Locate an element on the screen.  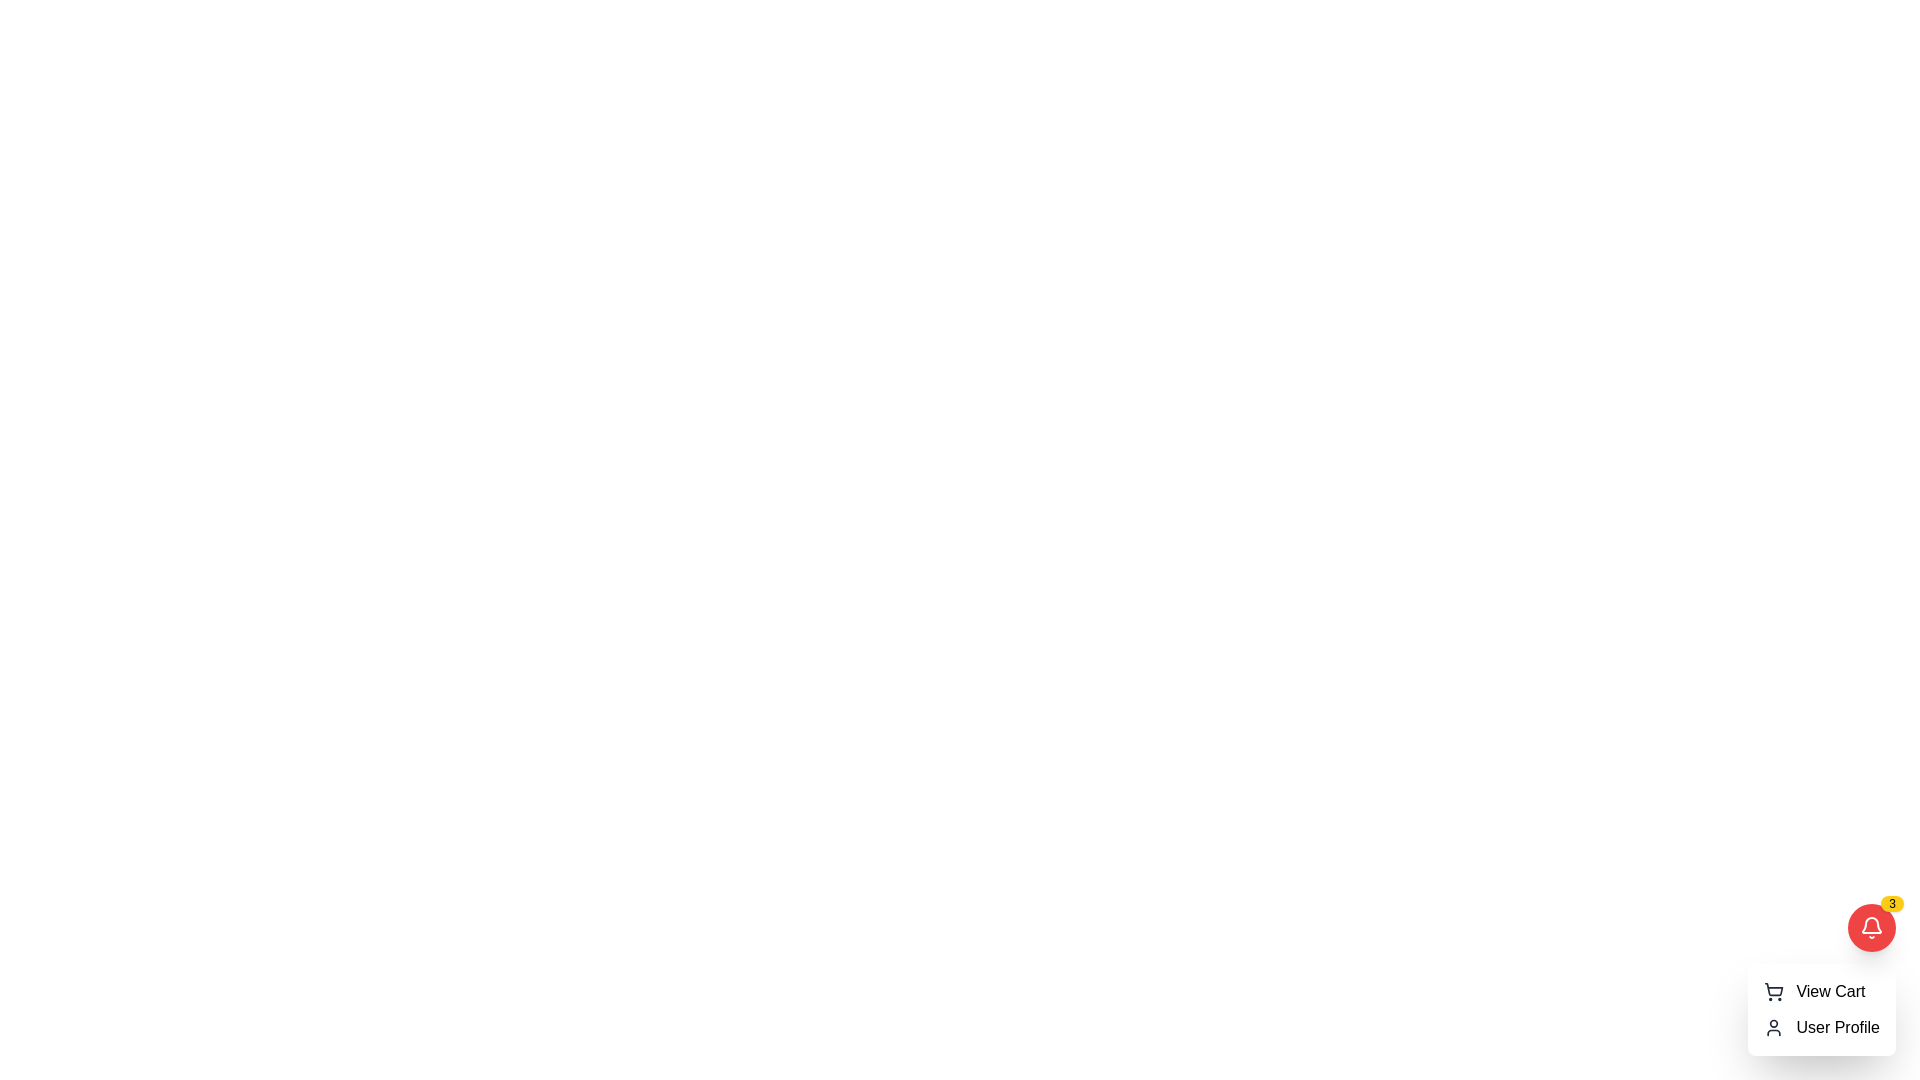
the user icon in the second list item, located below the 'View Cart' entry, within the rounded white card structure is located at coordinates (1822, 1028).